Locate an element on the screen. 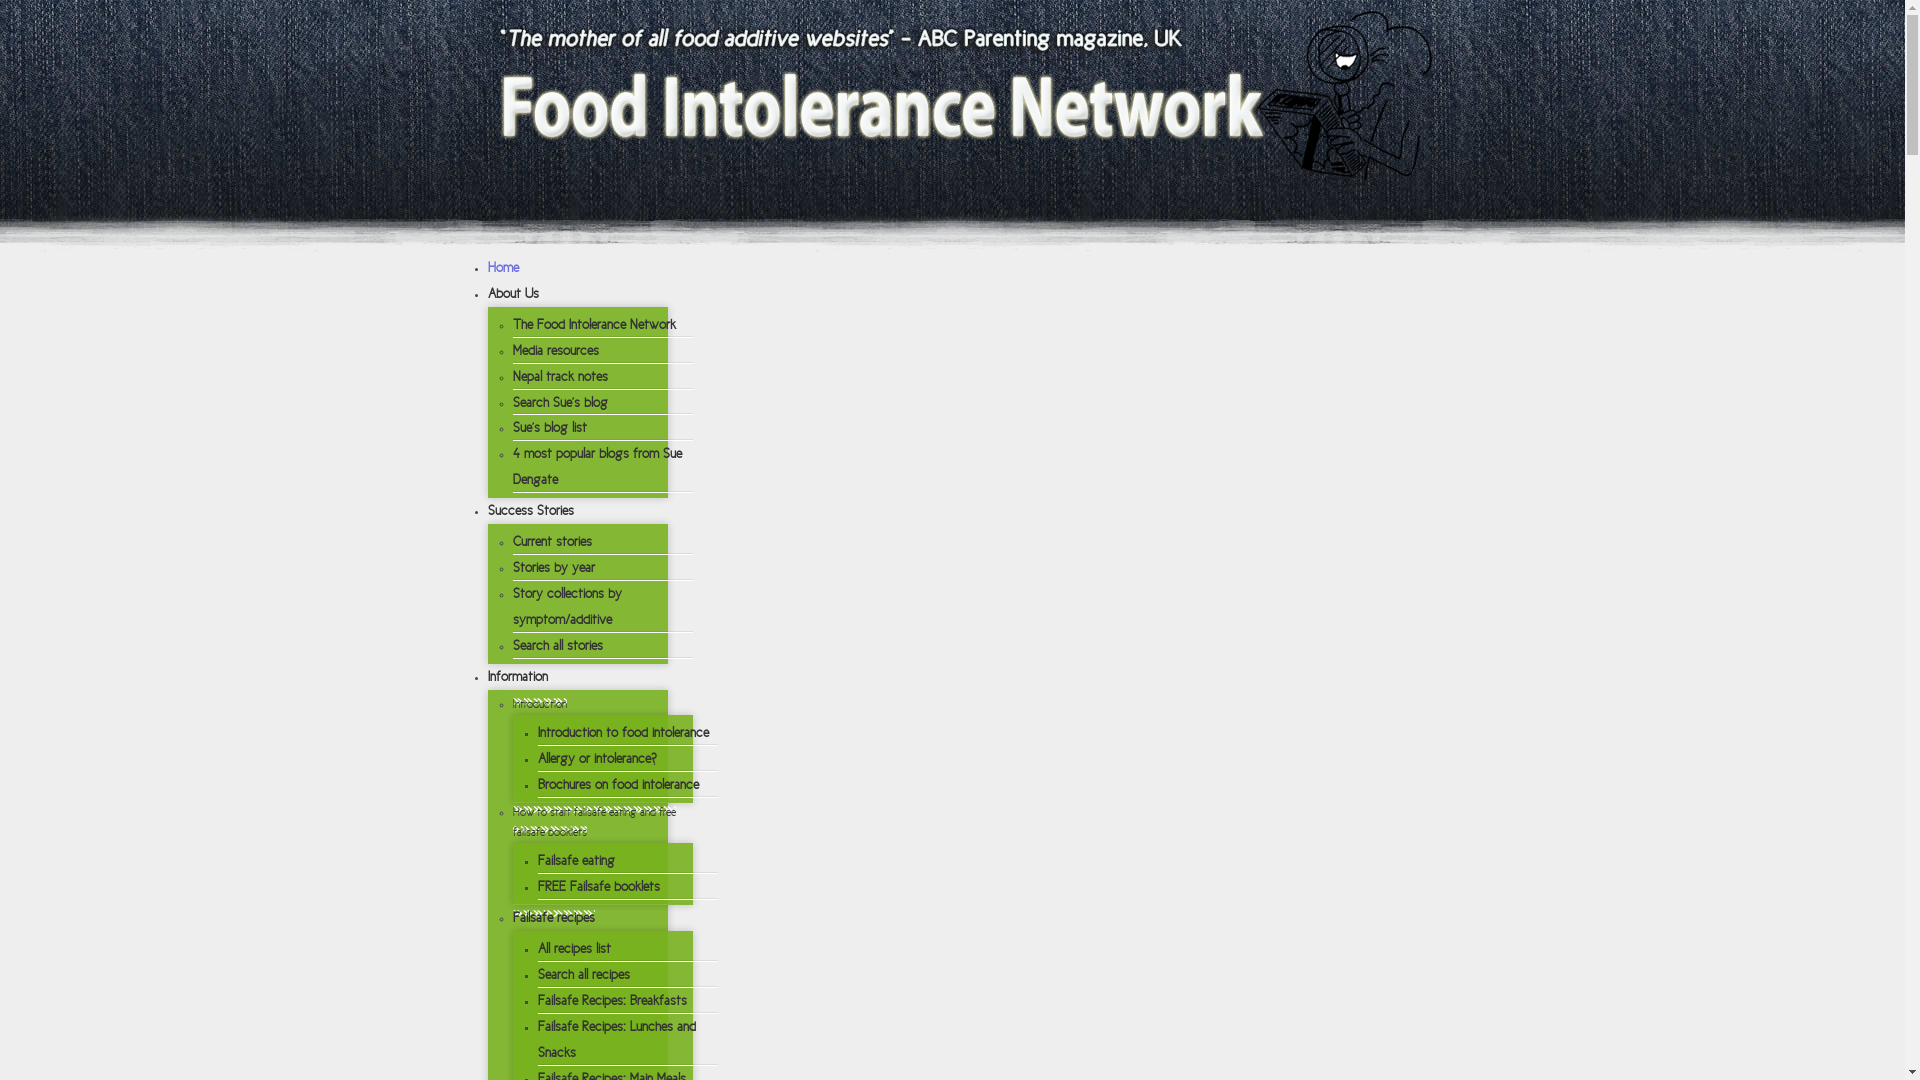 The height and width of the screenshot is (1080, 1920). 'All recipes list' is located at coordinates (573, 947).